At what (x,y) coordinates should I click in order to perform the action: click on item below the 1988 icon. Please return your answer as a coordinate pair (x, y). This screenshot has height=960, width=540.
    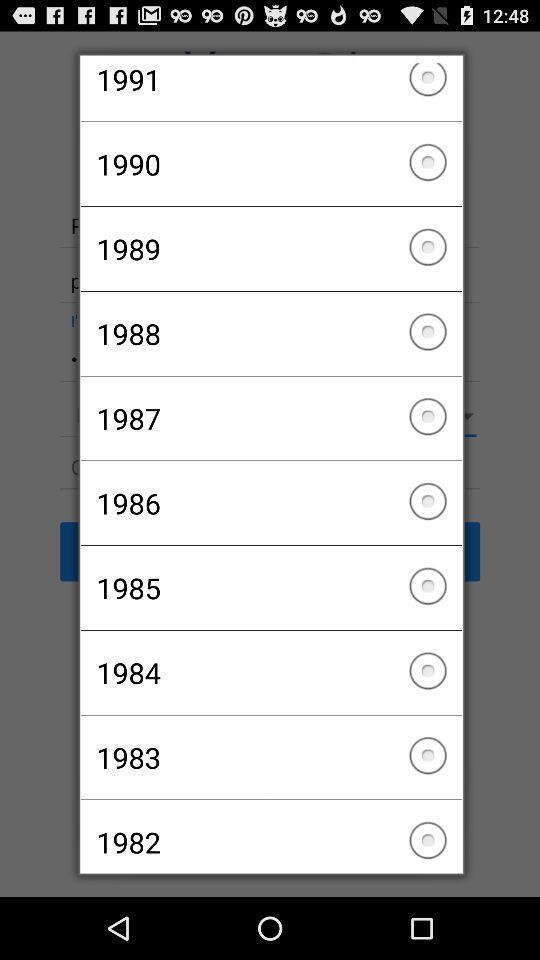
    Looking at the image, I should click on (270, 417).